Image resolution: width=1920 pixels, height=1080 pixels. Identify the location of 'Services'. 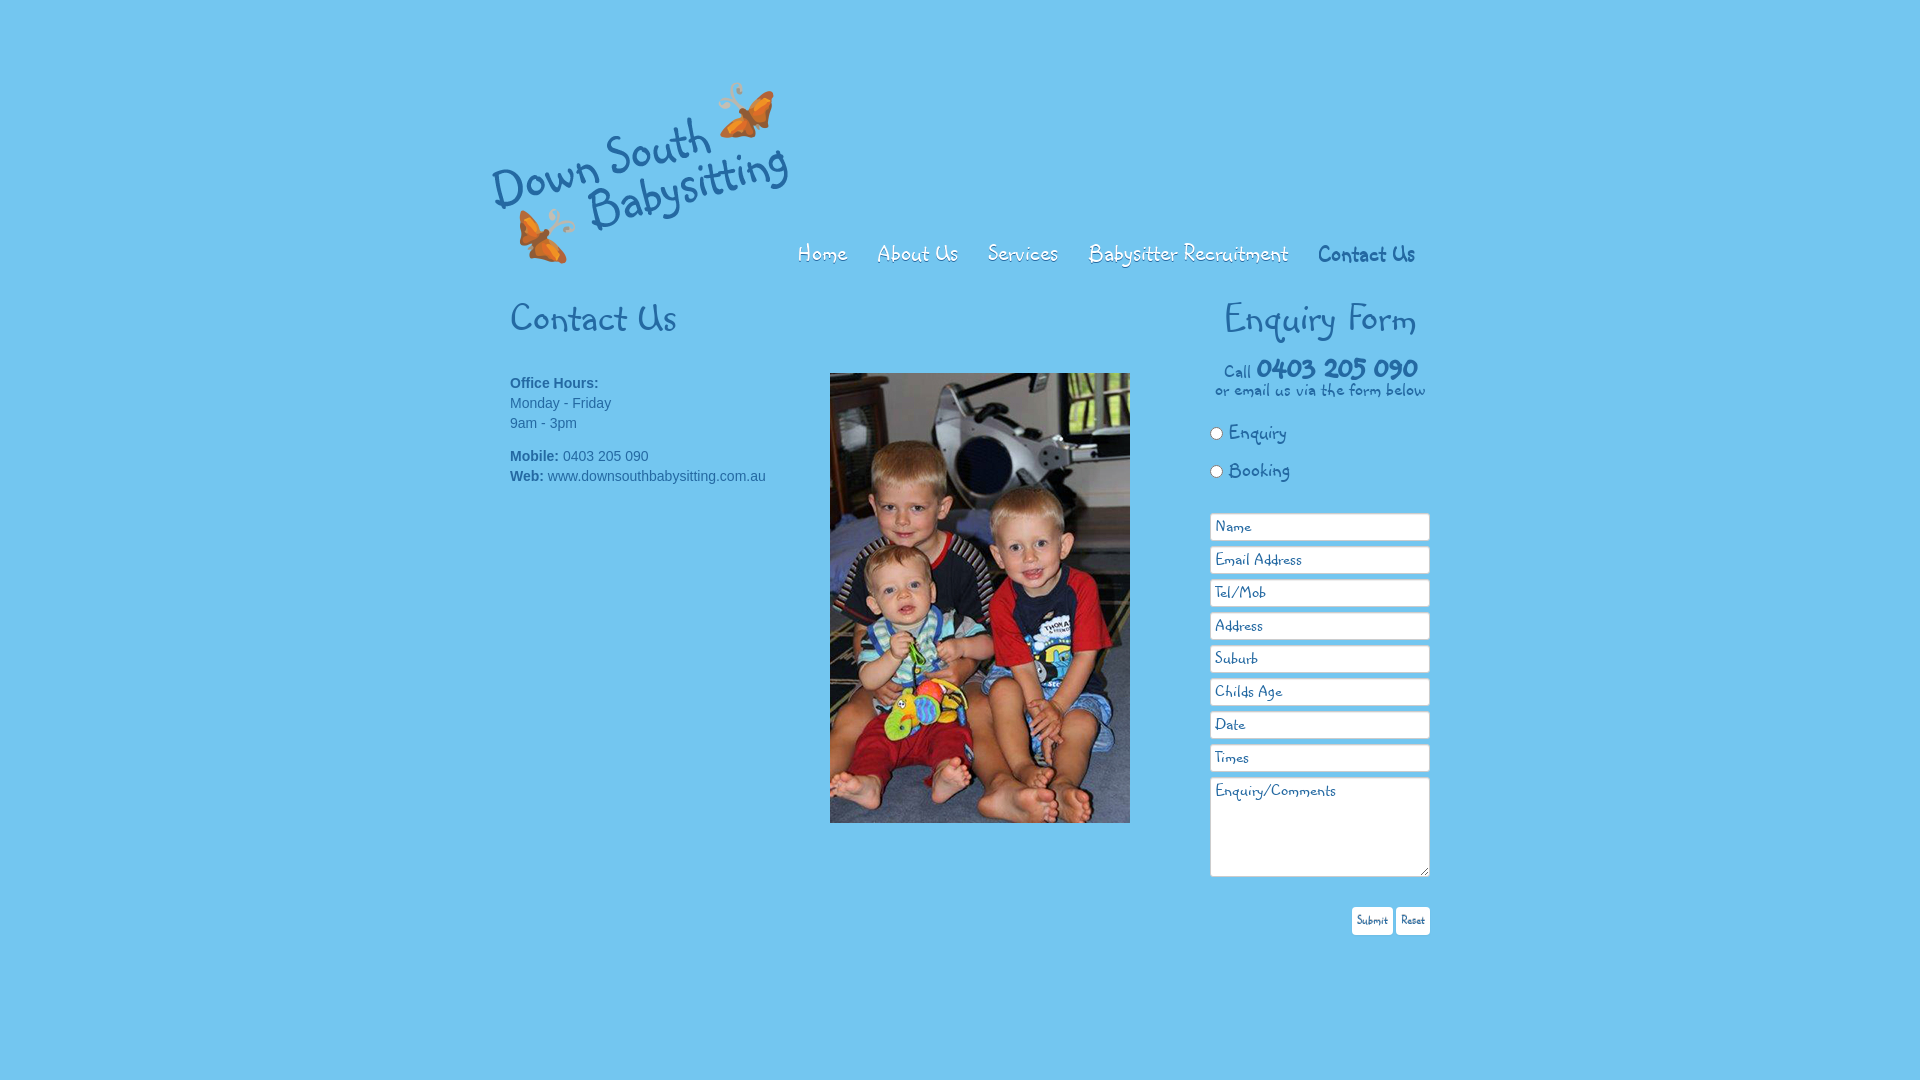
(1022, 253).